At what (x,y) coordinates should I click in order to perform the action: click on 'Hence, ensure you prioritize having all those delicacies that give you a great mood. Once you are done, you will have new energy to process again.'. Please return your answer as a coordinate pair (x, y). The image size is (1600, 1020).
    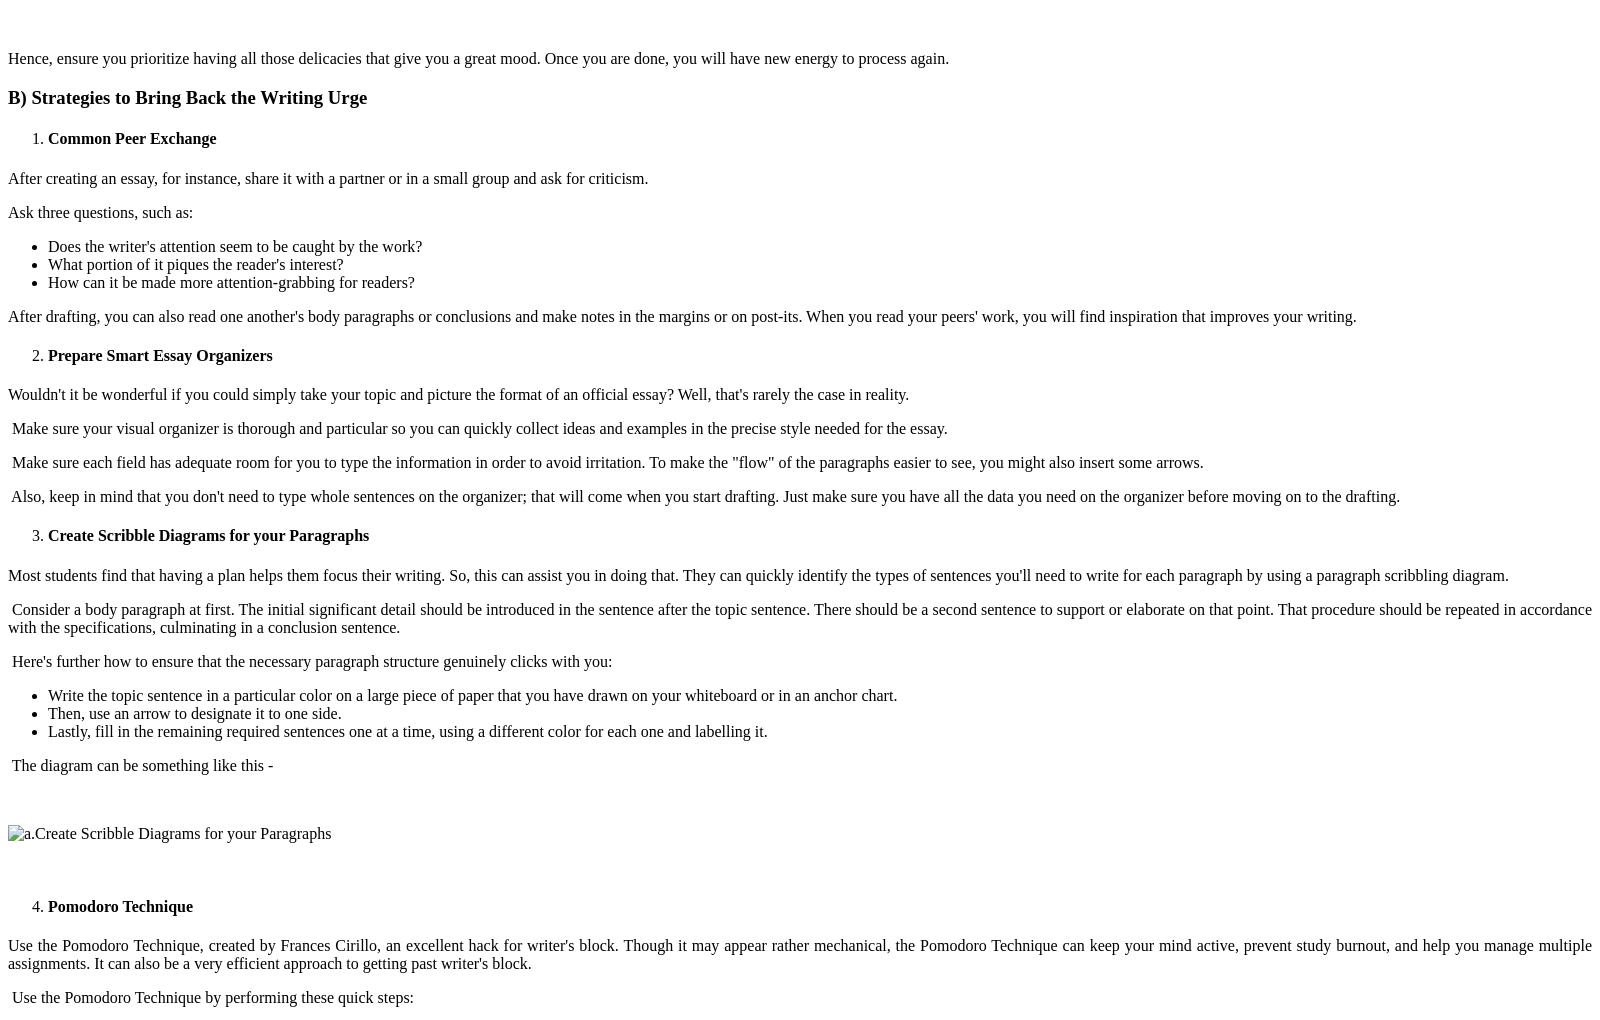
    Looking at the image, I should click on (477, 58).